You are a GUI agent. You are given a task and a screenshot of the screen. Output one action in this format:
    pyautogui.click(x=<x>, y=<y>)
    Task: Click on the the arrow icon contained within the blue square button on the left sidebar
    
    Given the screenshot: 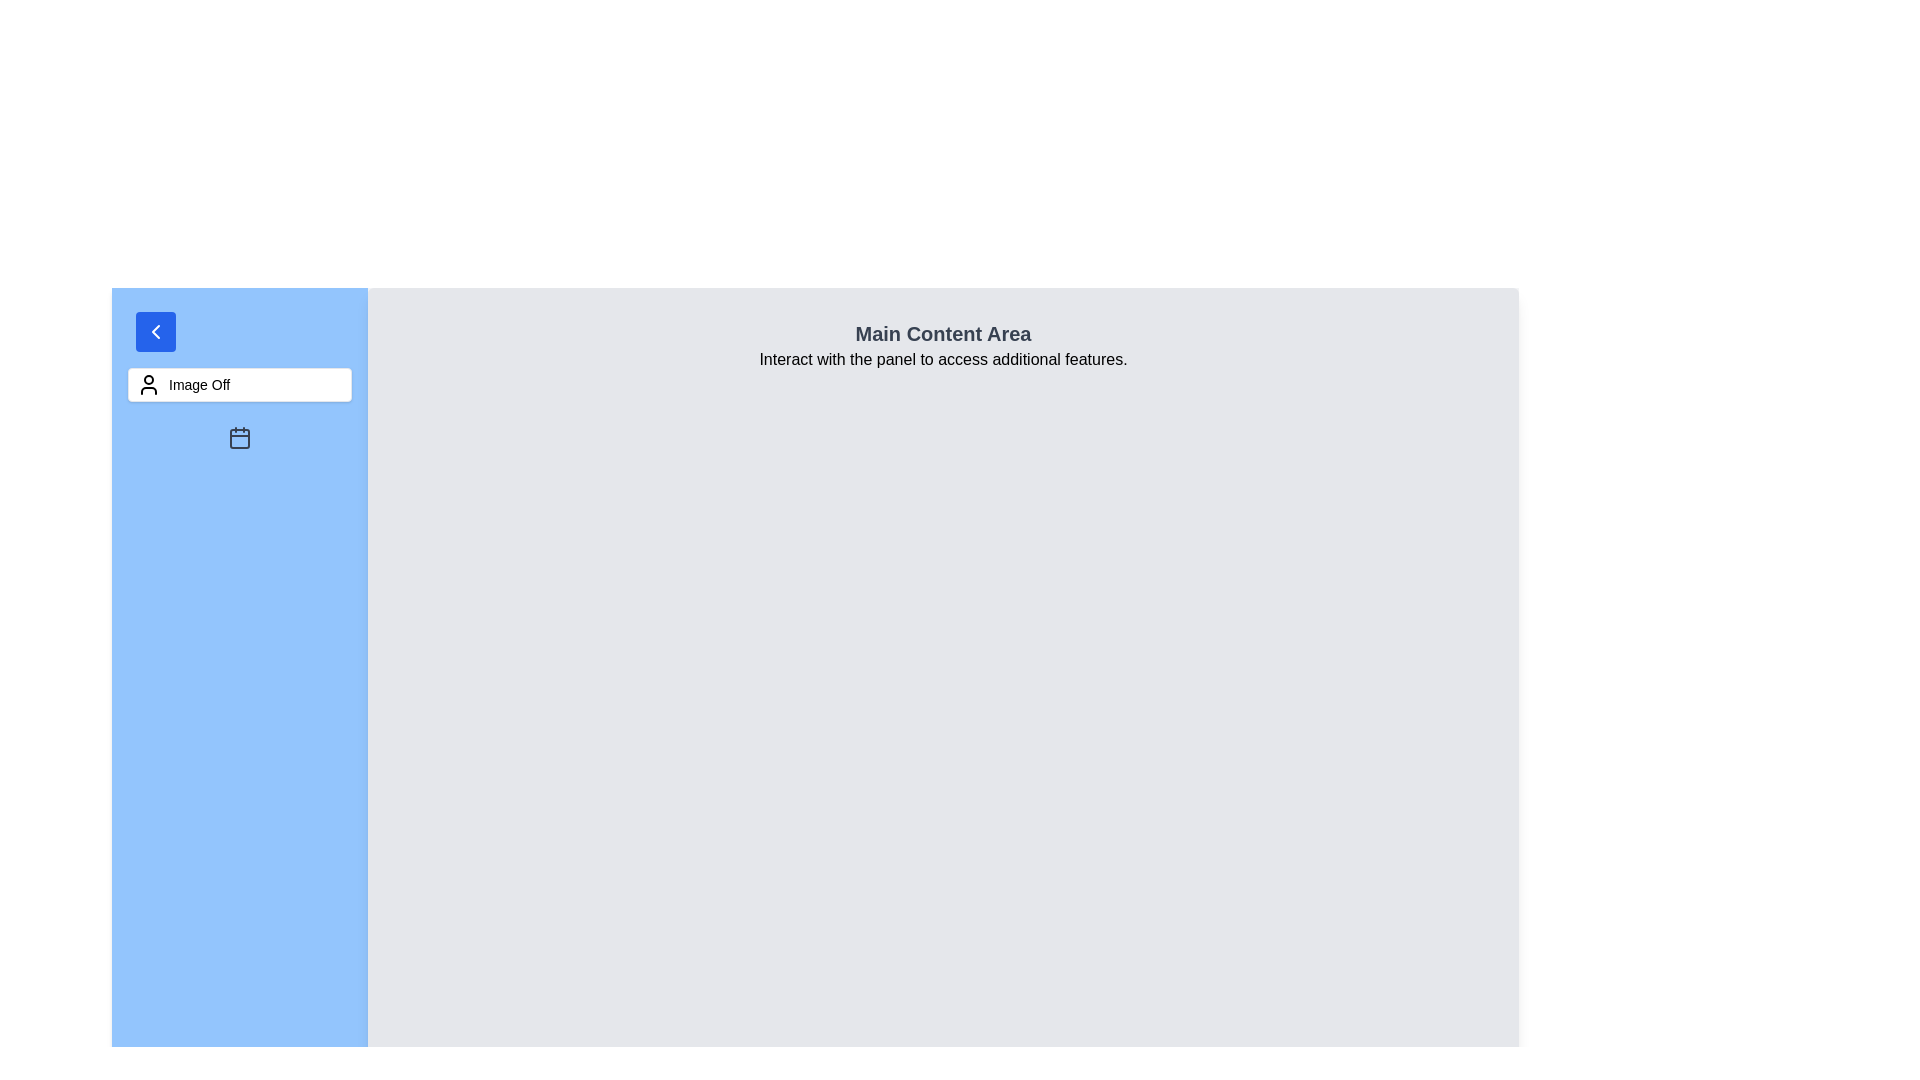 What is the action you would take?
    pyautogui.click(x=155, y=330)
    